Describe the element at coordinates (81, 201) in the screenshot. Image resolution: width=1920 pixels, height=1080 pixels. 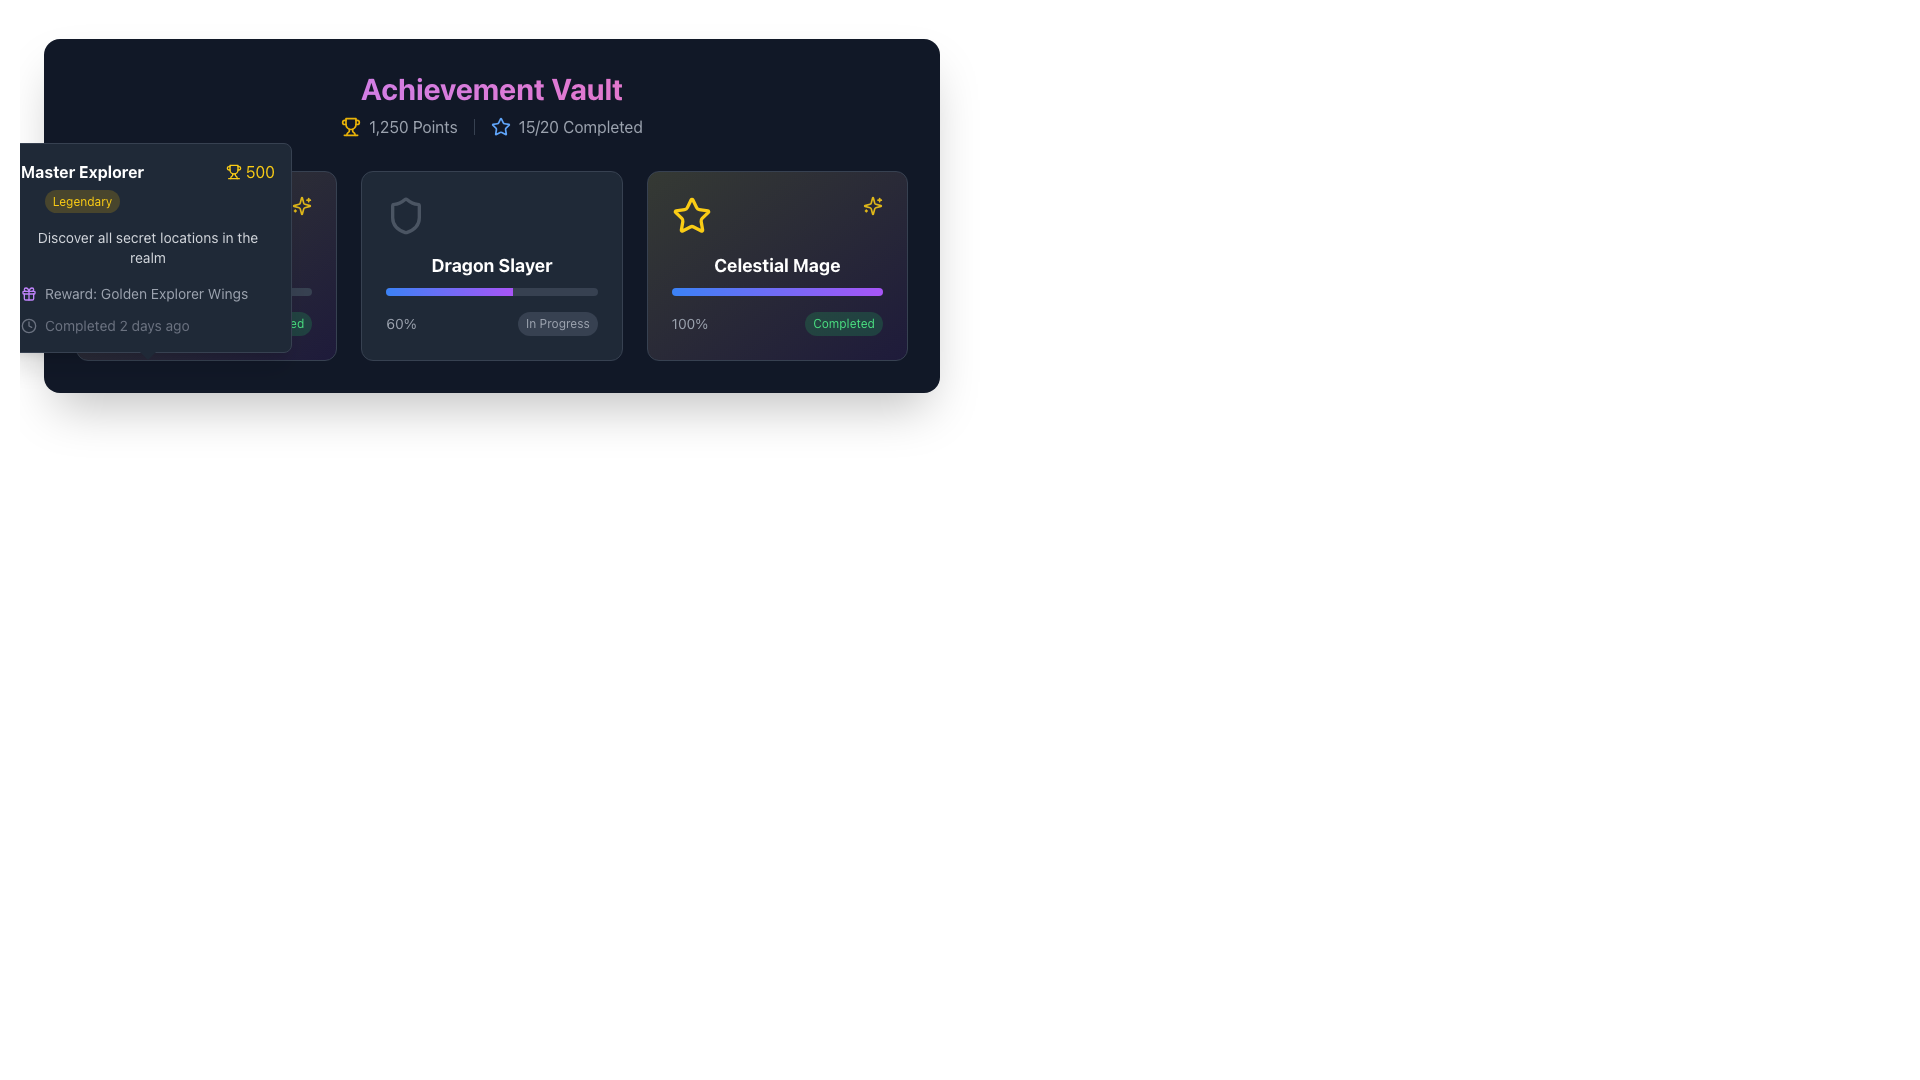
I see `the 'Legendary' status label, which is a small, pill-shaped label with yellow text on a dark semi-transparent background, located beneath the 'Master Explorer' title` at that location.